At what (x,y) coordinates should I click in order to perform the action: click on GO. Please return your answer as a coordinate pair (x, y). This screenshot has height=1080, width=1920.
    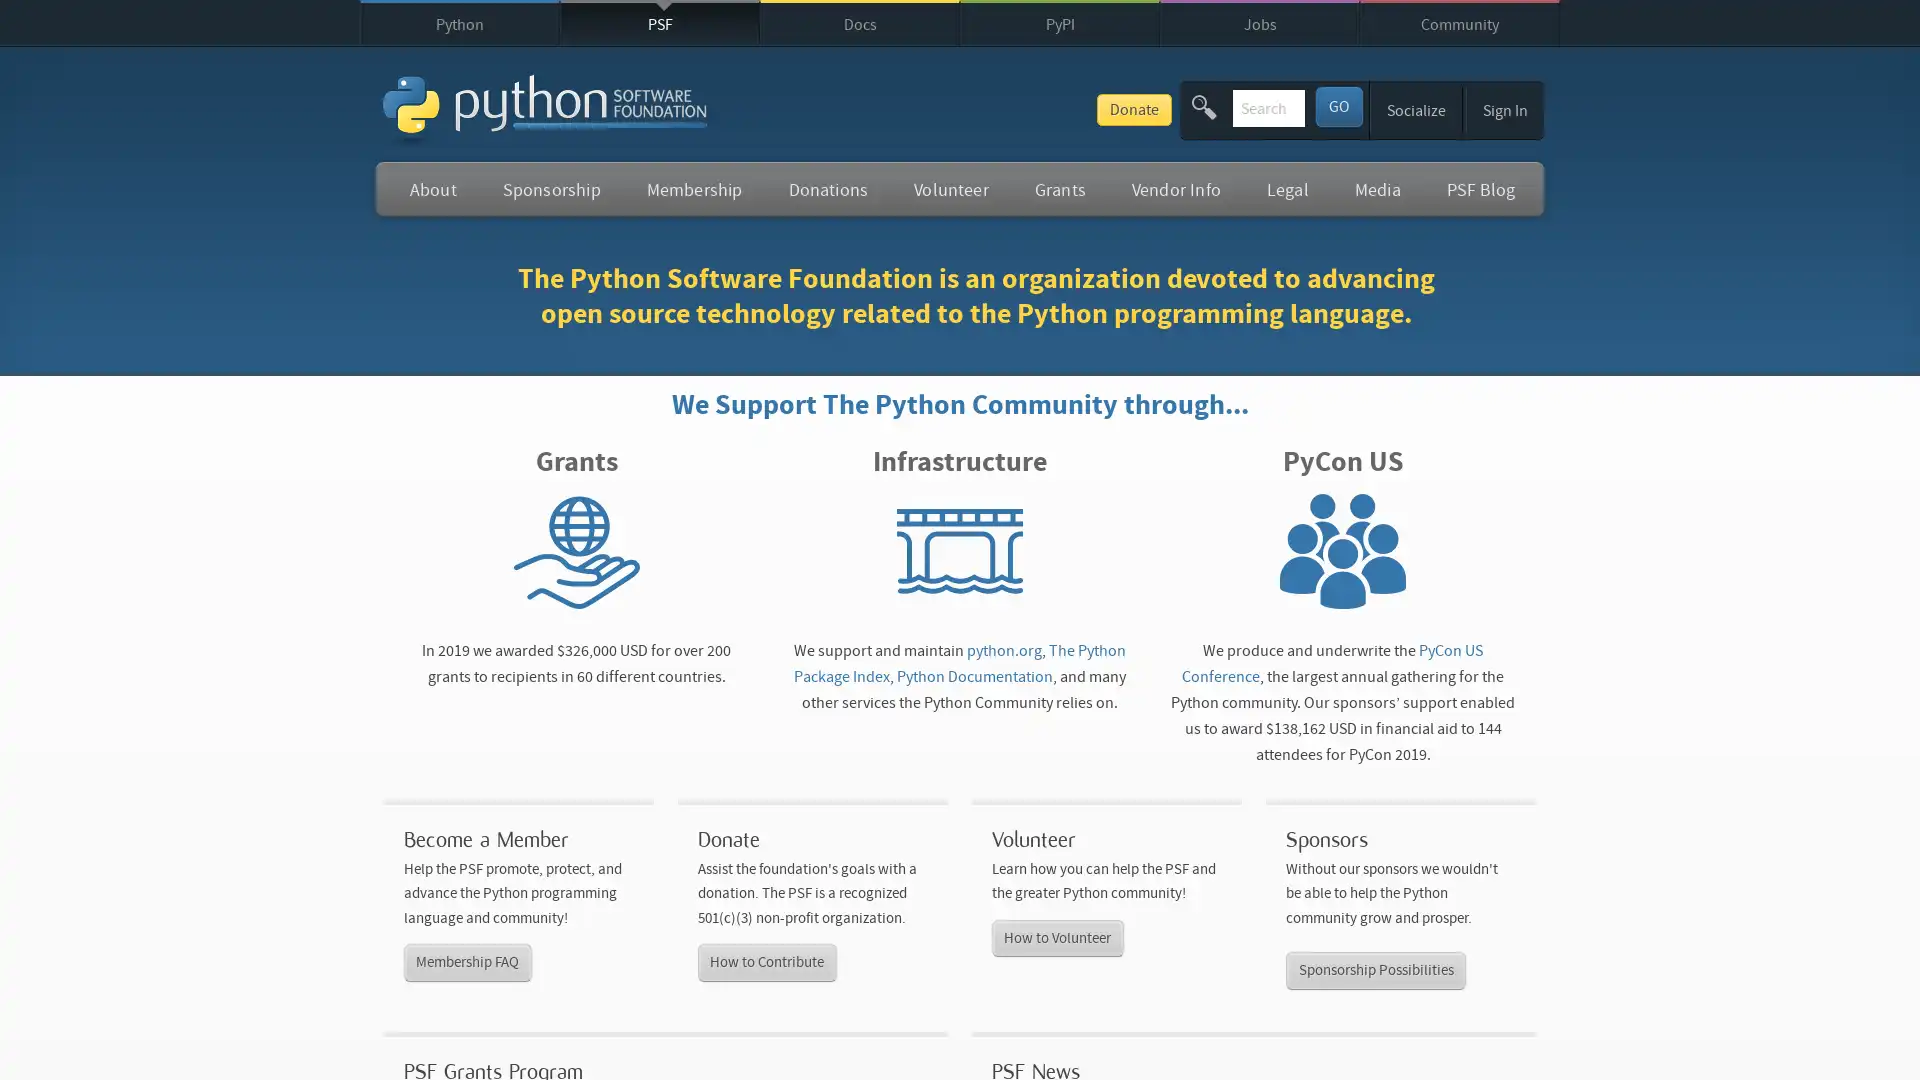
    Looking at the image, I should click on (1338, 105).